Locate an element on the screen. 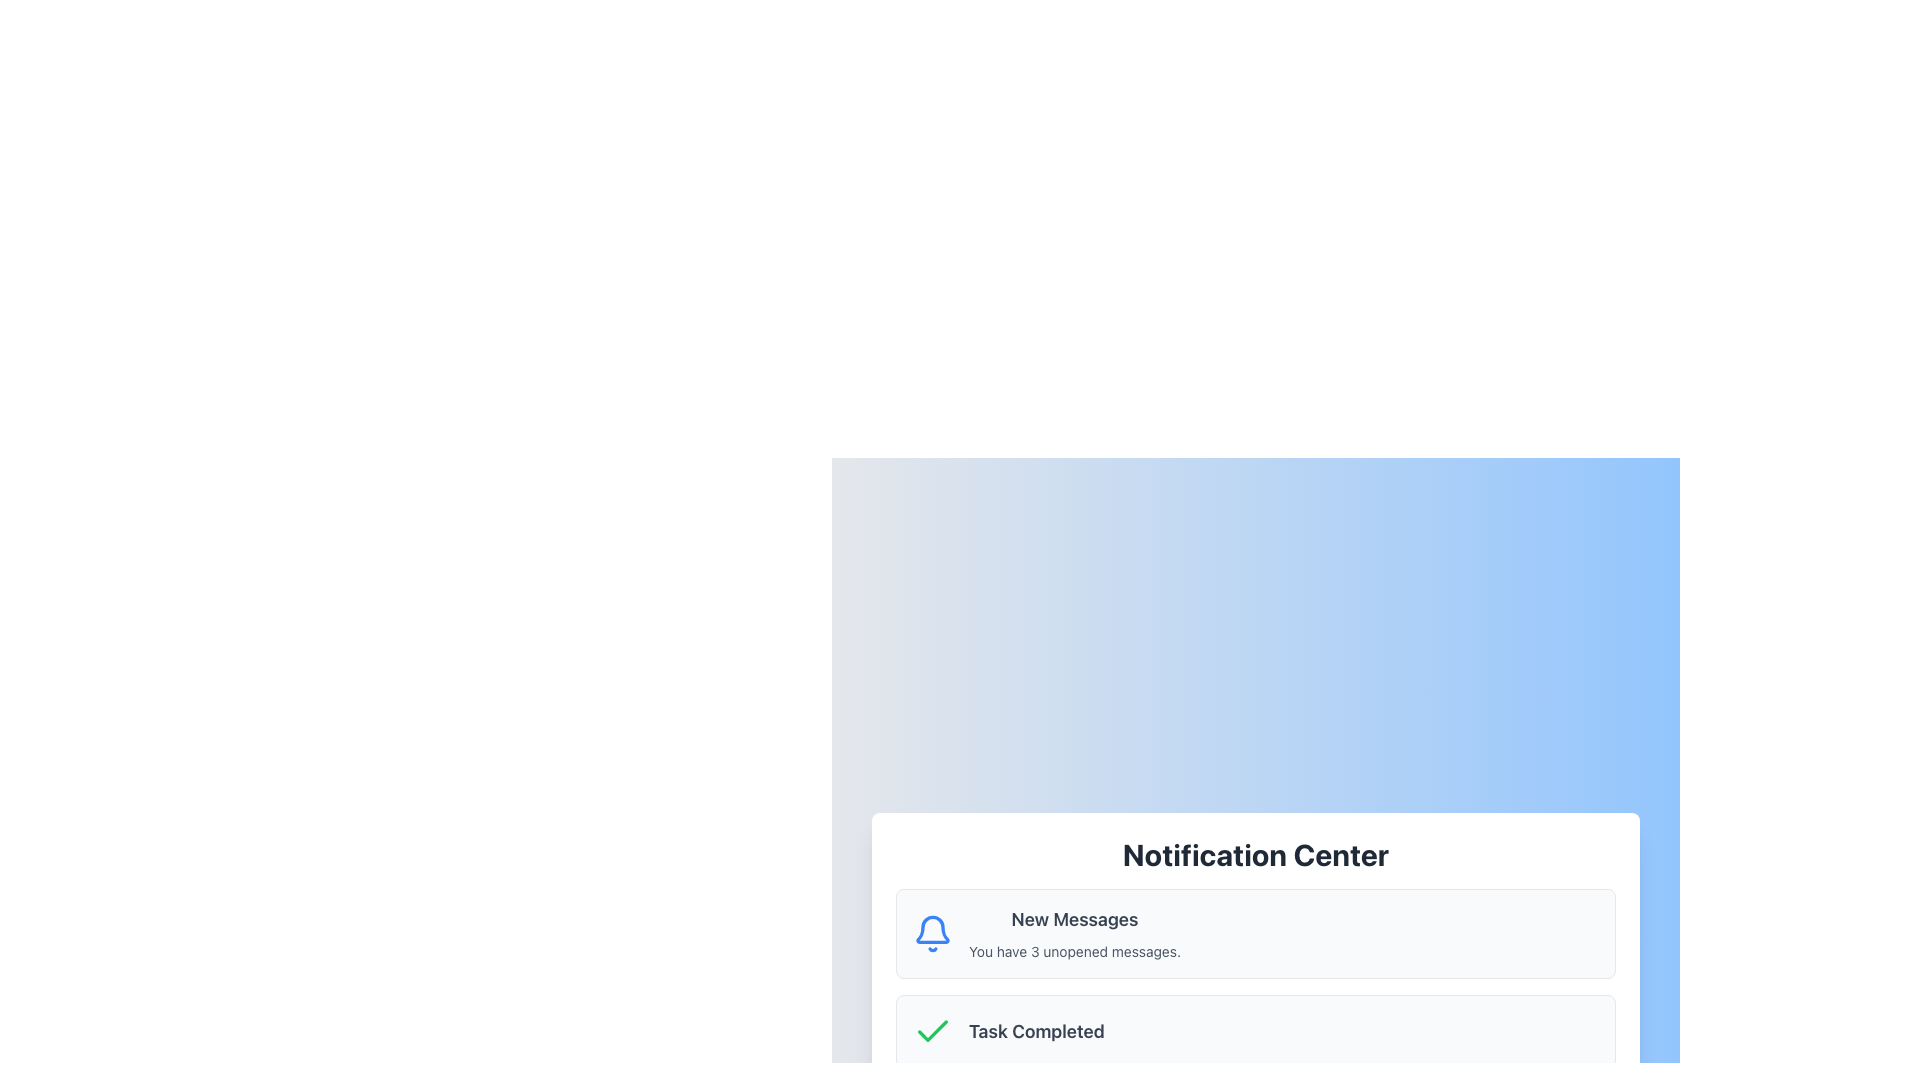  the checkmark icon in the Notification Center, which indicates that the associated task has been successfully completed is located at coordinates (931, 1030).